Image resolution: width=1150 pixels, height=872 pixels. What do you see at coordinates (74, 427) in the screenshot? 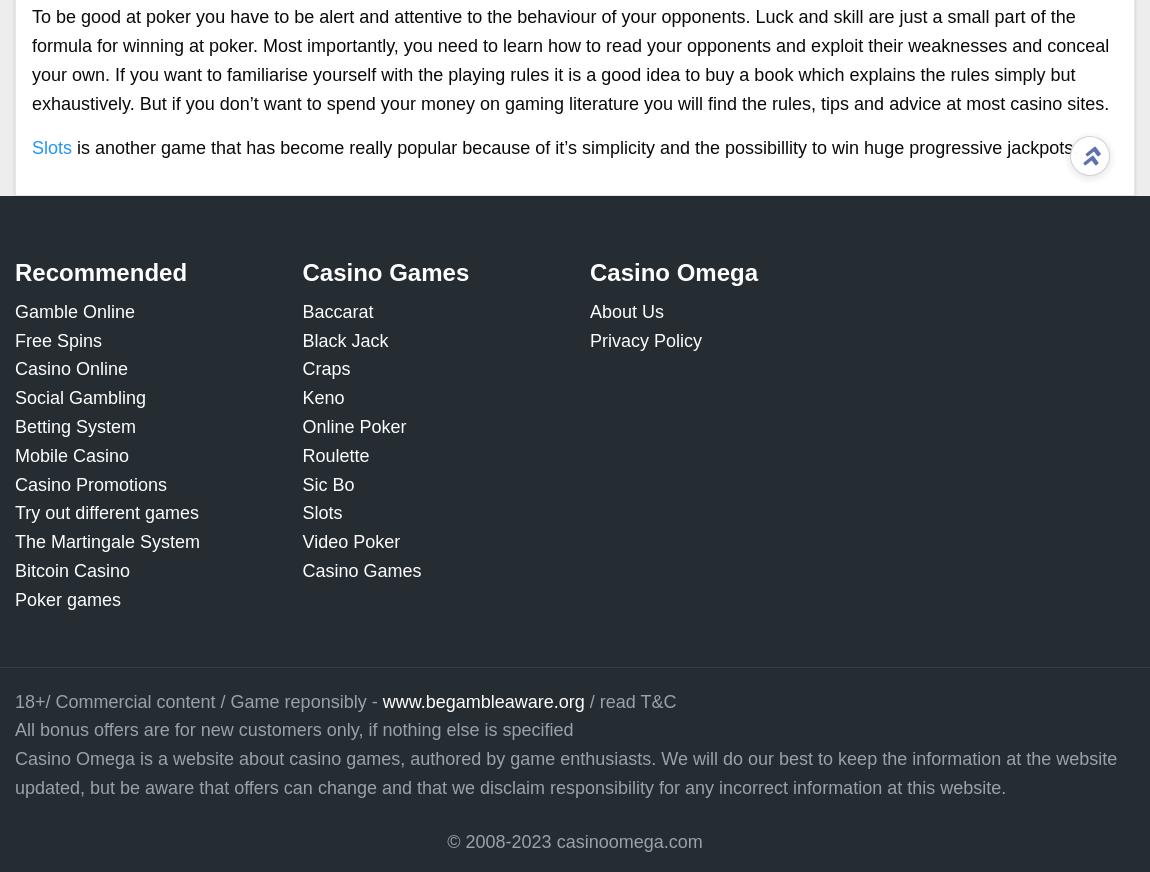
I see `'Betting System'` at bounding box center [74, 427].